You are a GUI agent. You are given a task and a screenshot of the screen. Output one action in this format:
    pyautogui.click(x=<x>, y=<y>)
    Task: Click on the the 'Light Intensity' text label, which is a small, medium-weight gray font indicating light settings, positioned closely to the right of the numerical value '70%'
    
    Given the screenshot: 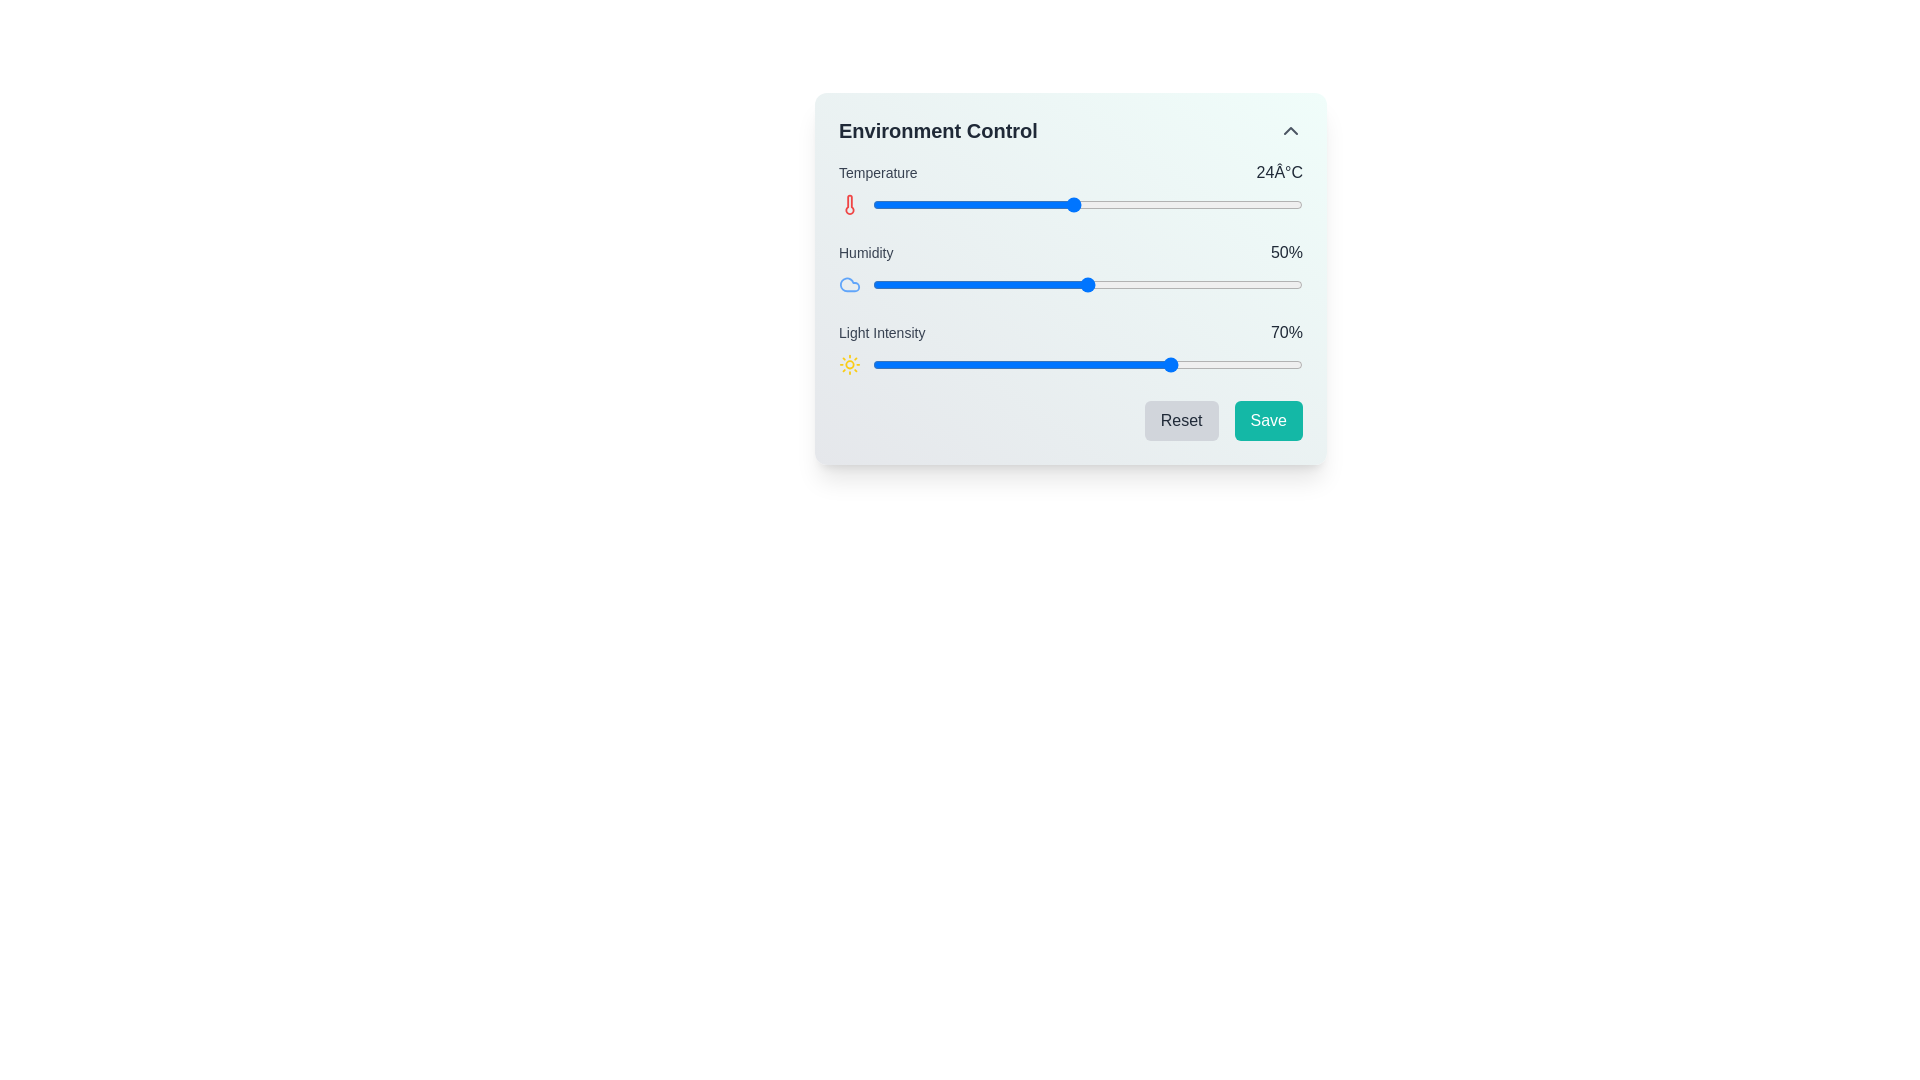 What is the action you would take?
    pyautogui.click(x=881, y=331)
    